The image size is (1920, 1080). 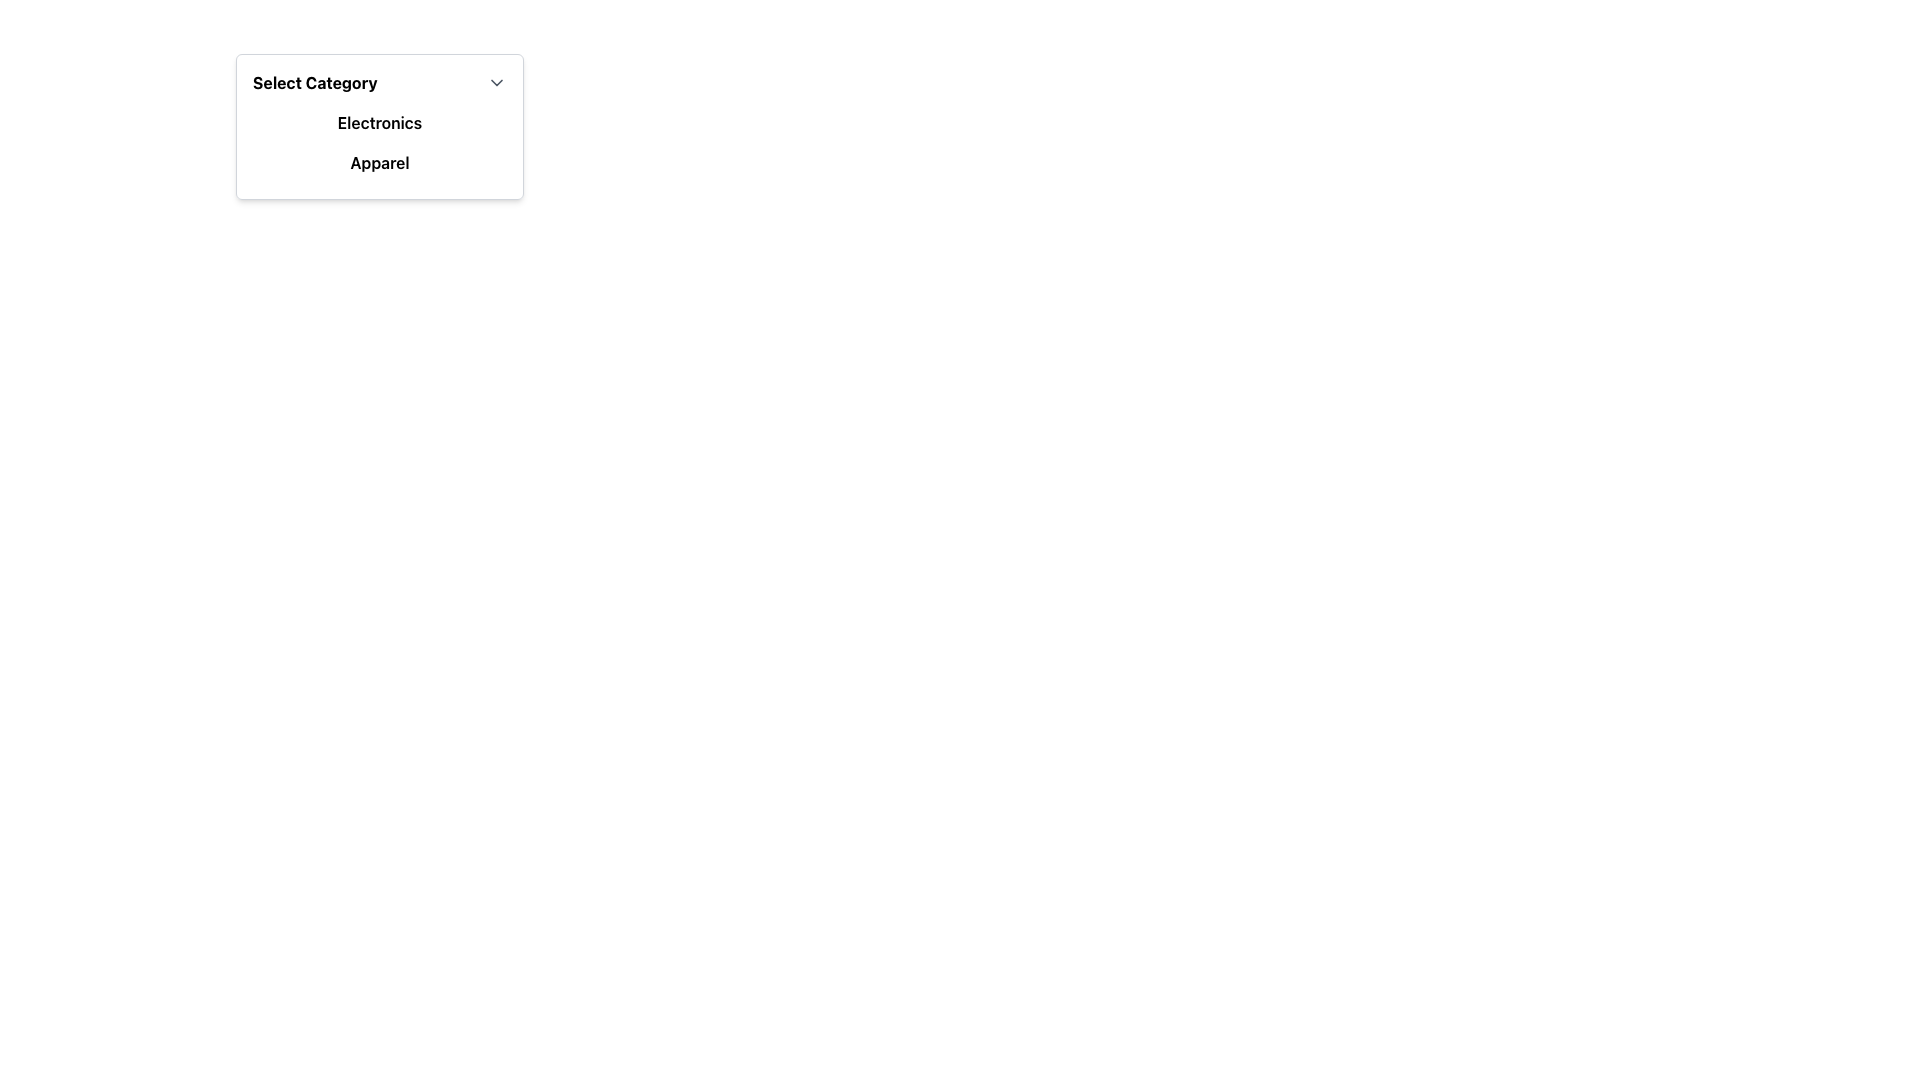 What do you see at coordinates (497, 82) in the screenshot?
I see `the toggle icon located on the right side of the 'Select Category' text in the dropdown menu header` at bounding box center [497, 82].